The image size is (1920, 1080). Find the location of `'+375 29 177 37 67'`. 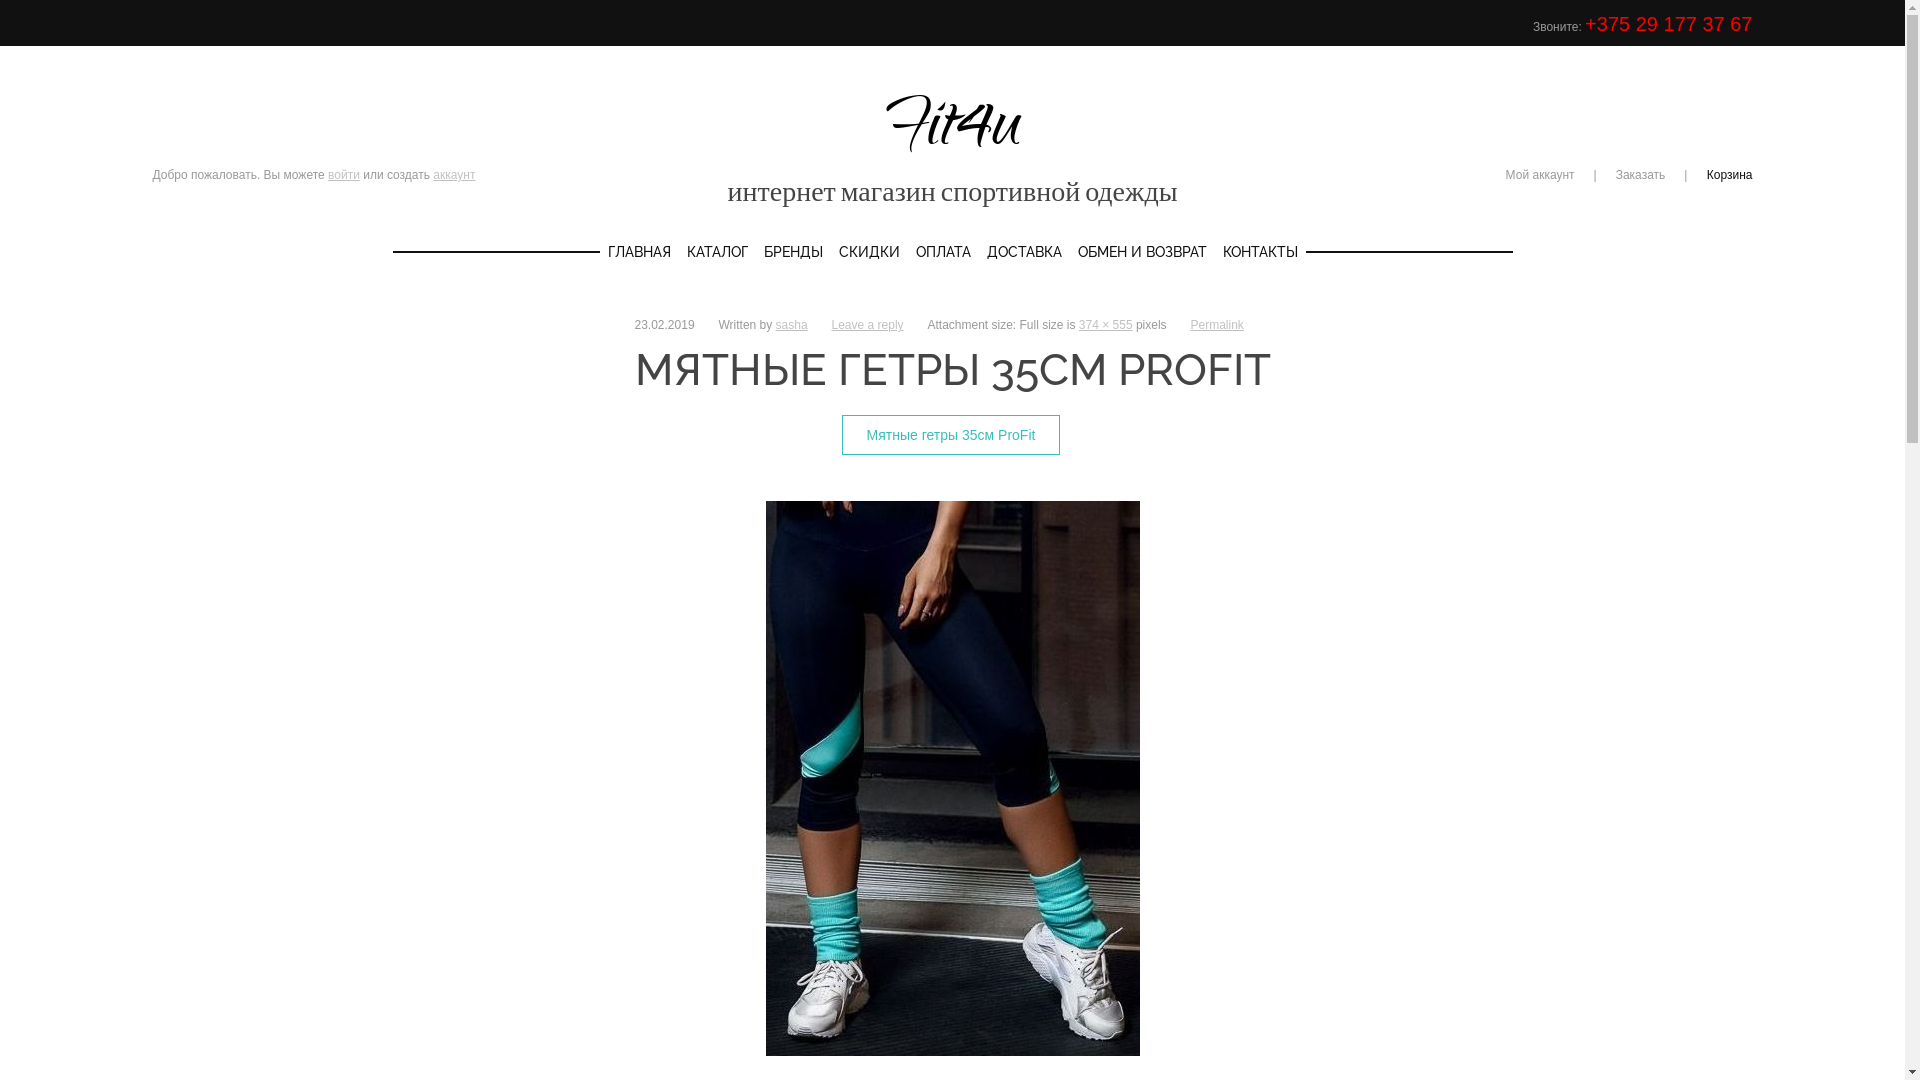

'+375 29 177 37 67' is located at coordinates (1668, 23).